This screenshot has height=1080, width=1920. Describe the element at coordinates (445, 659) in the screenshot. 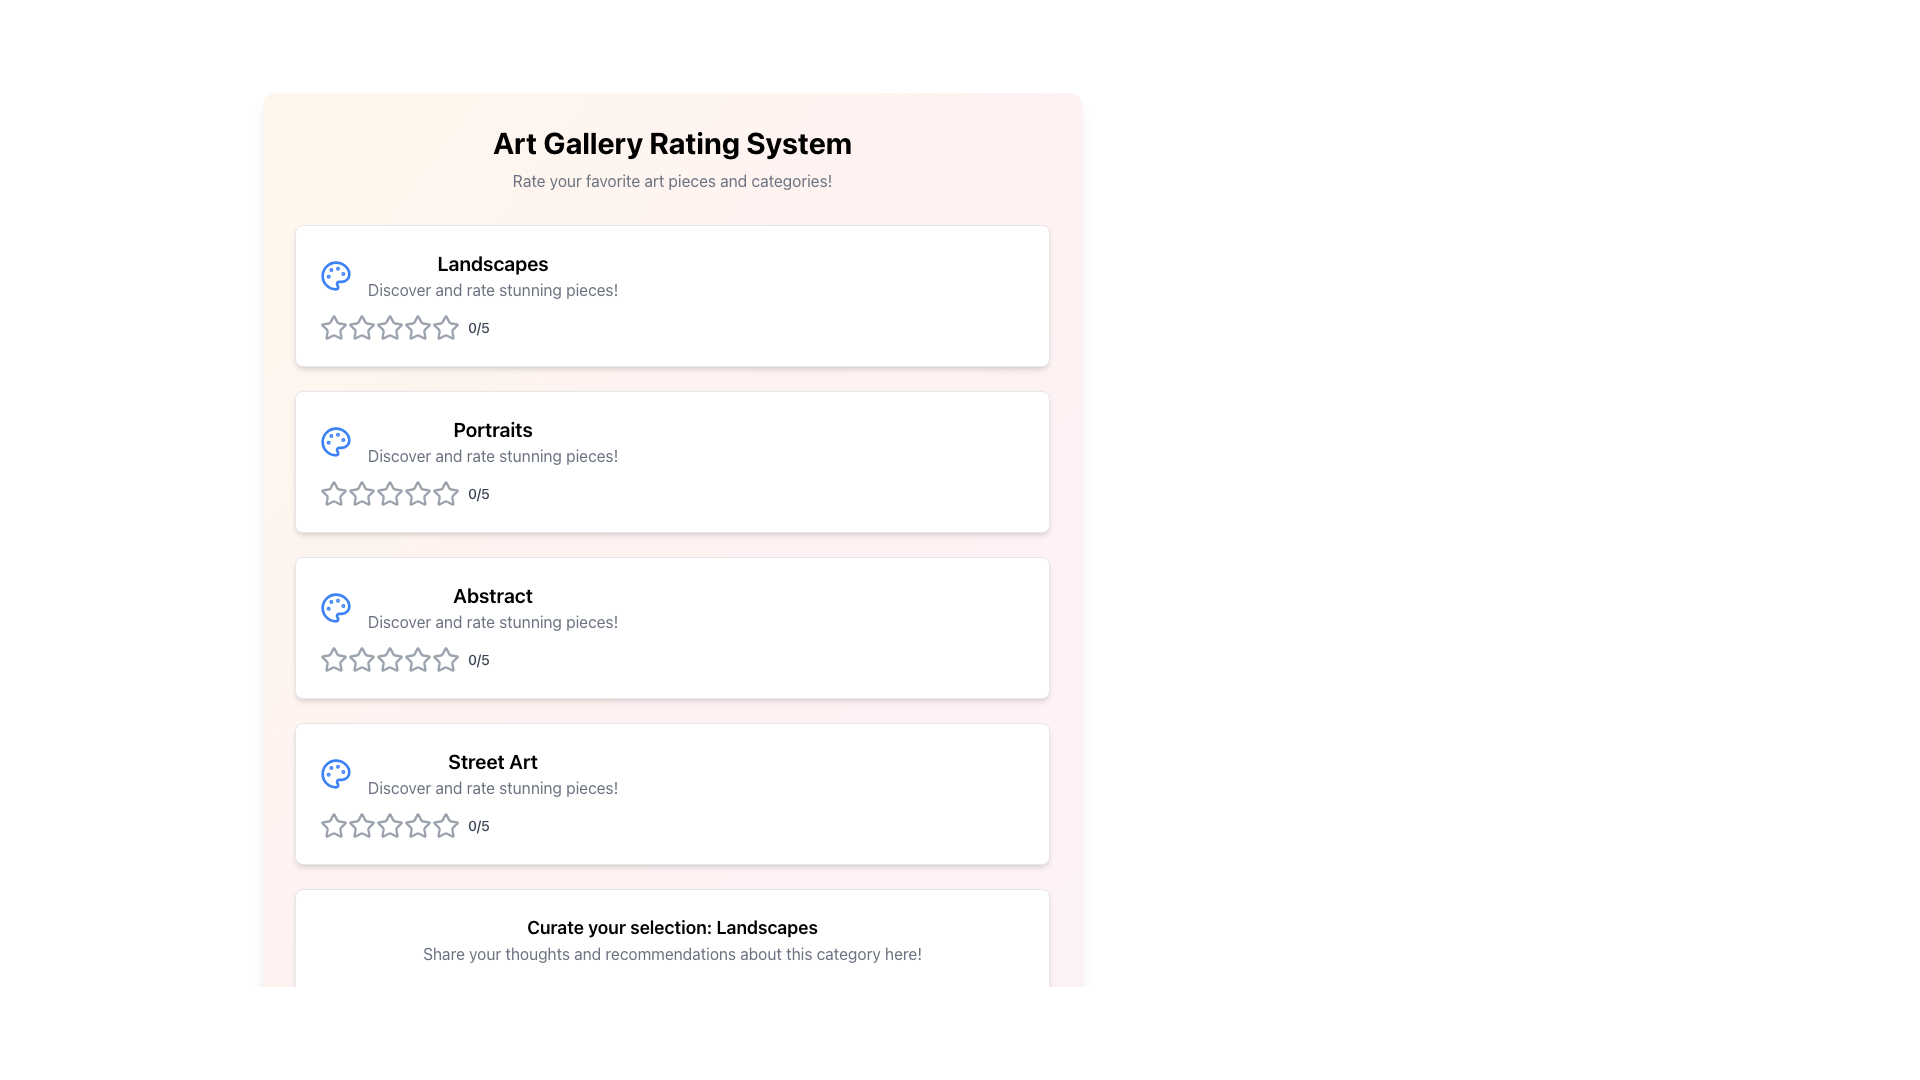

I see `the fifth star-shaped rating icon located in the bottom-right corner of the star row under the 'Abstract' section to rate it` at that location.